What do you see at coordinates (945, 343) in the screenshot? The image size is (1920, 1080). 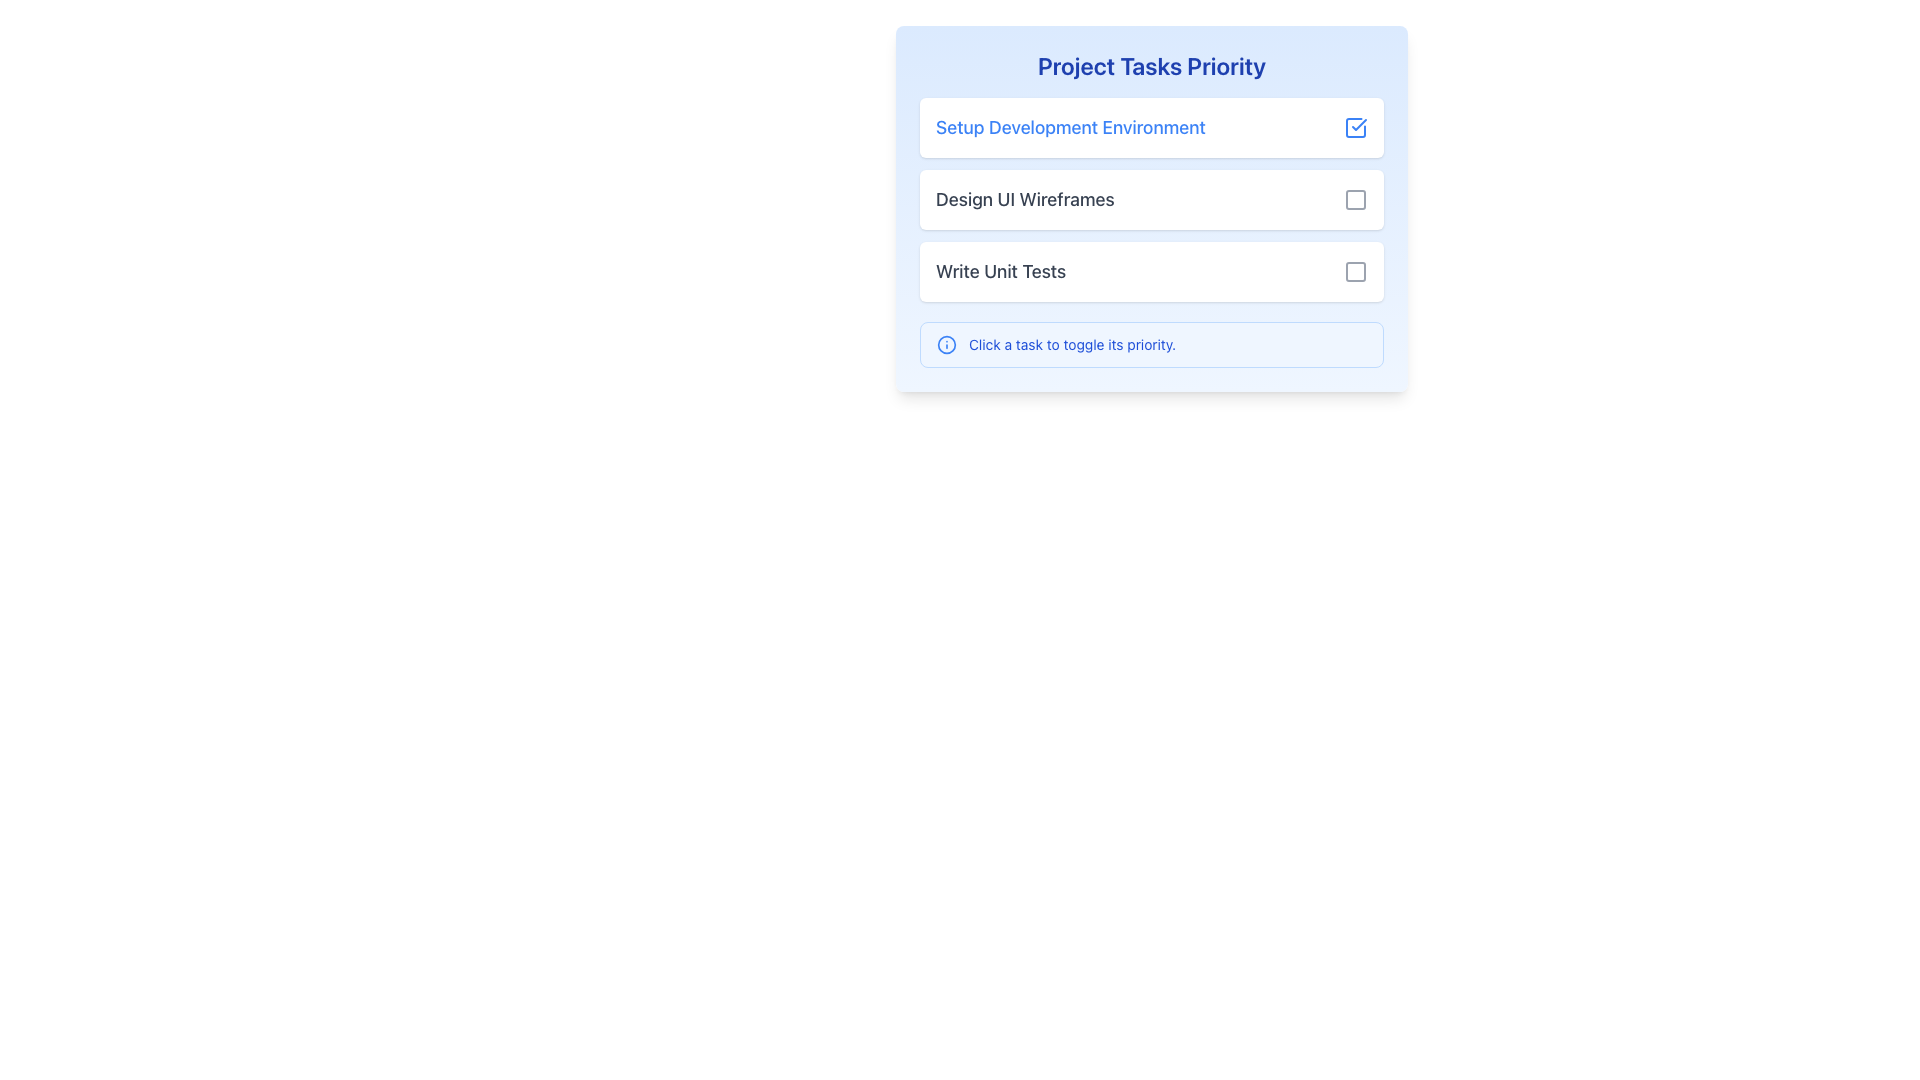 I see `the circular icon with a blue border and white fill that contains a vertical line and a dot, located in the lower-left corner of the message box with light blue background` at bounding box center [945, 343].